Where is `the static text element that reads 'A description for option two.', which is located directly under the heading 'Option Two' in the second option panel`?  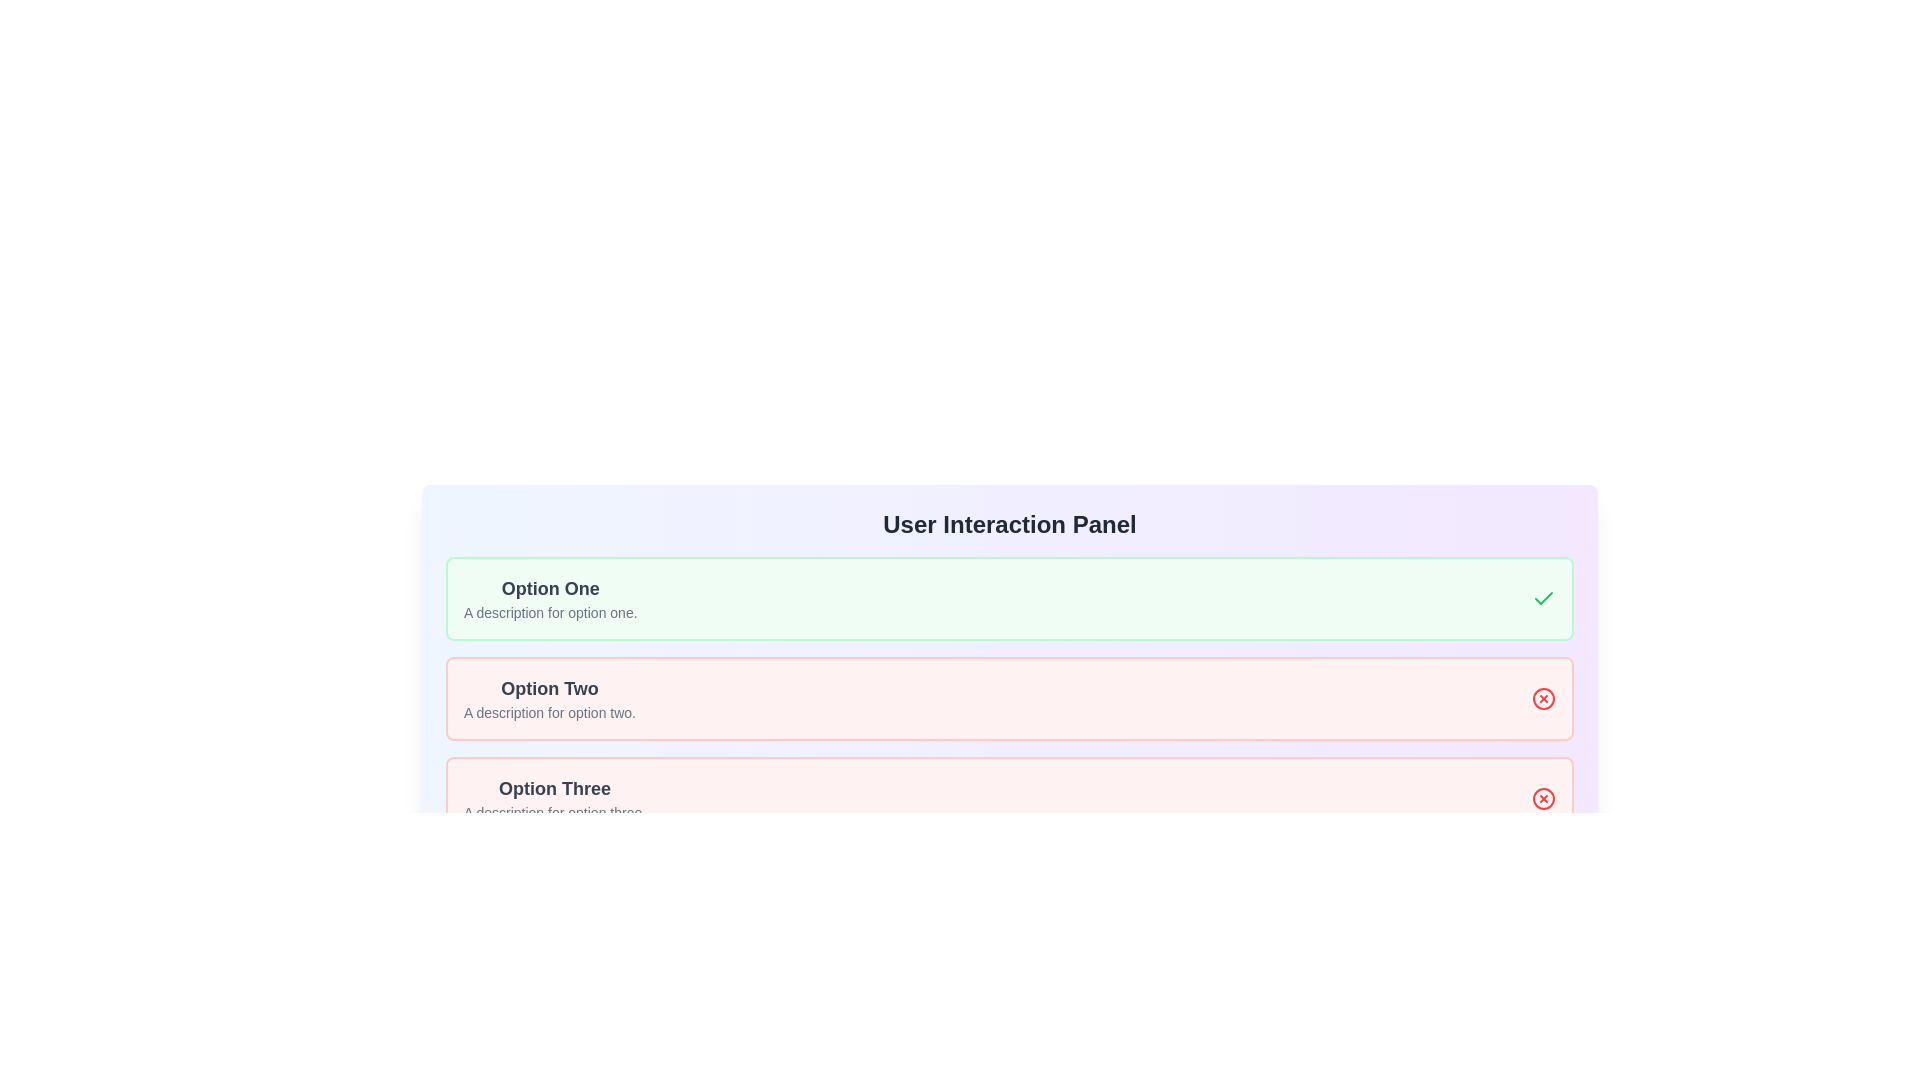
the static text element that reads 'A description for option two.', which is located directly under the heading 'Option Two' in the second option panel is located at coordinates (550, 712).